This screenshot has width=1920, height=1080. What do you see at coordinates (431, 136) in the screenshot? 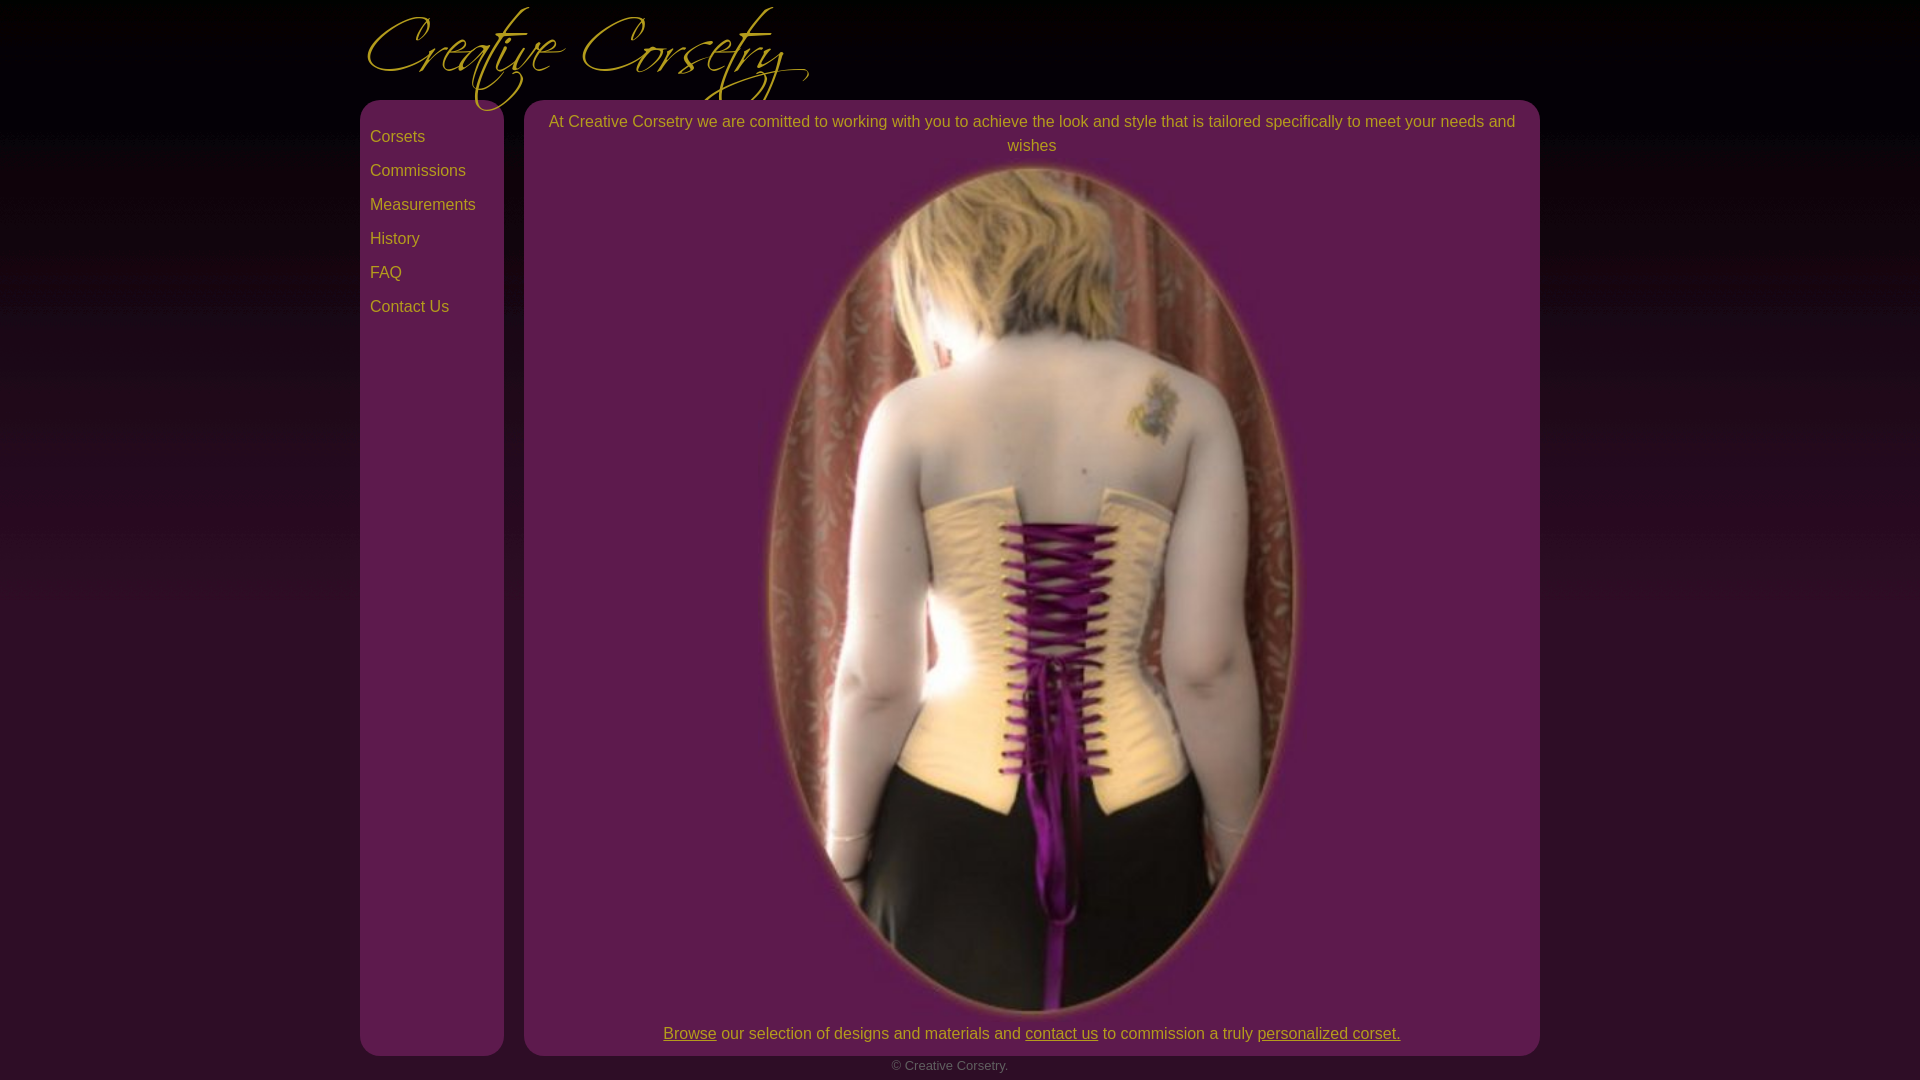
I see `'Corsets'` at bounding box center [431, 136].